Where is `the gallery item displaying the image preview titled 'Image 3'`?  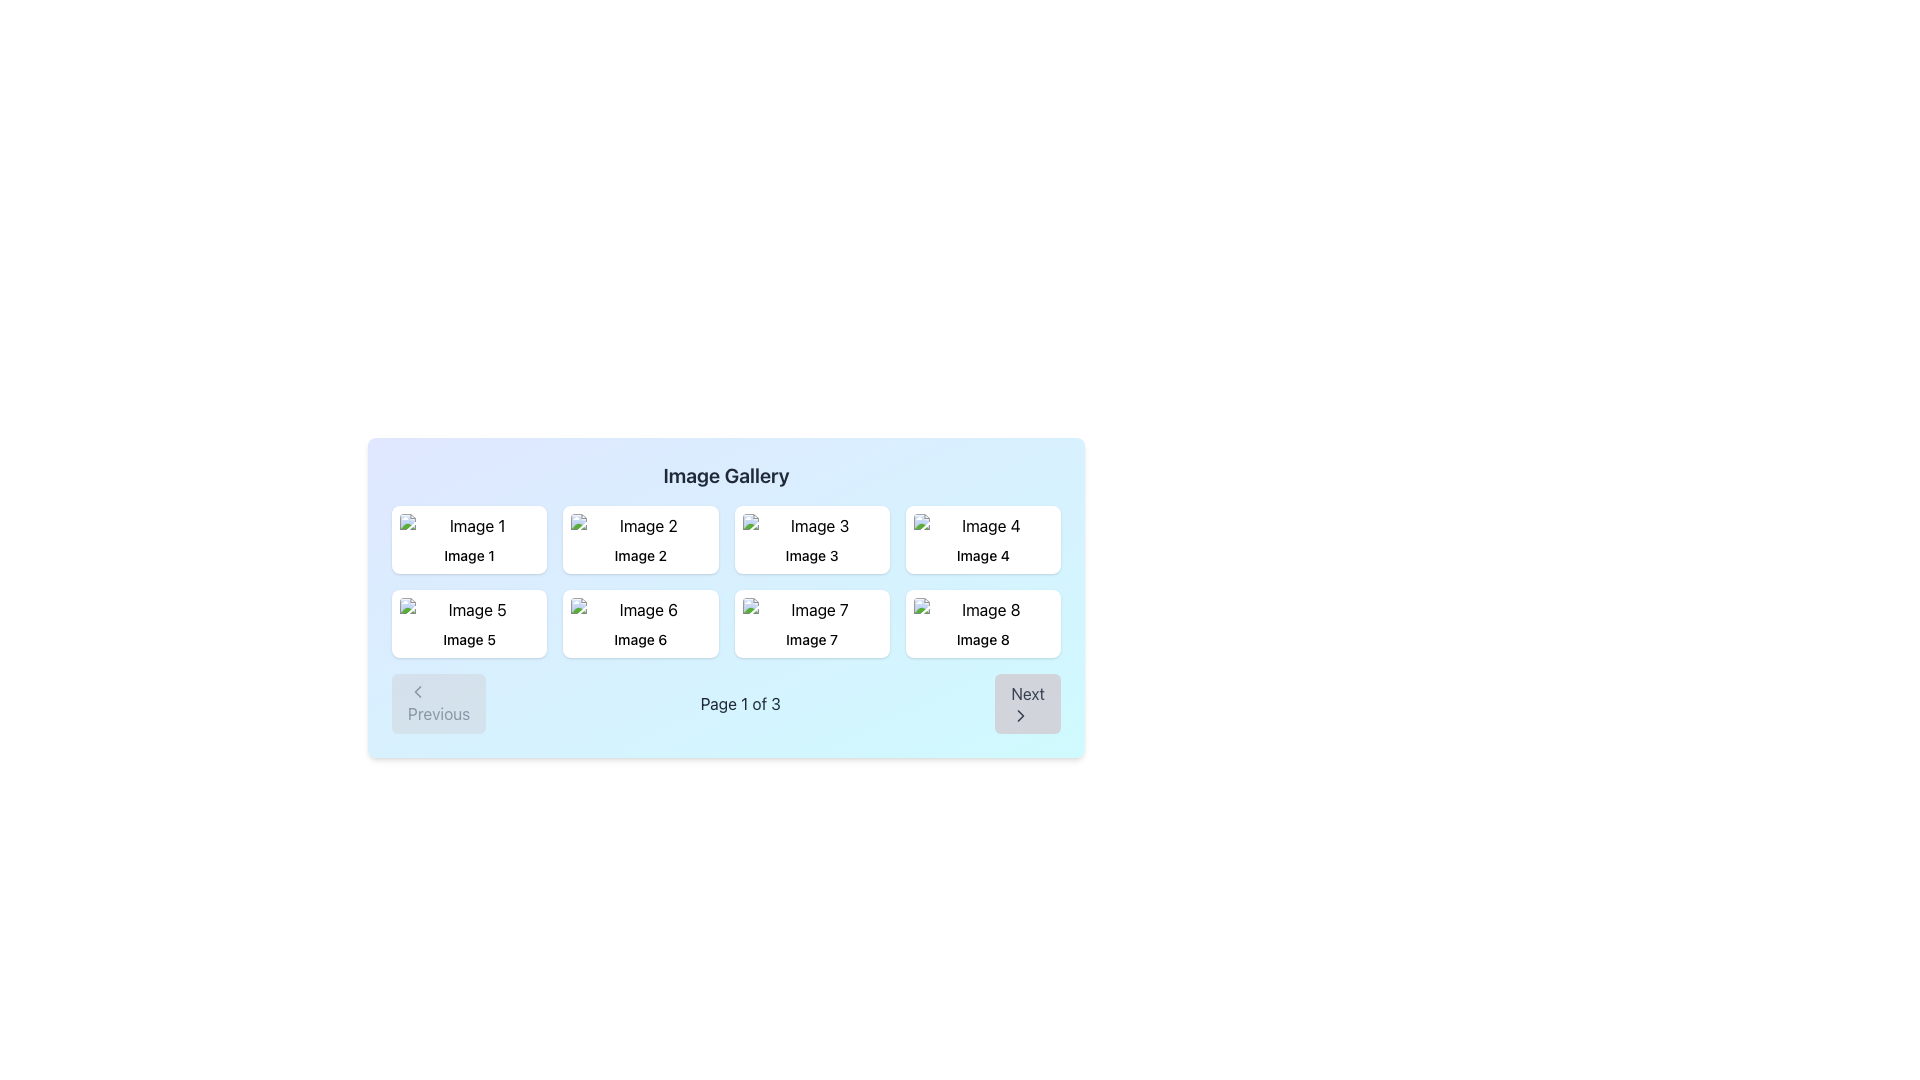
the gallery item displaying the image preview titled 'Image 3' is located at coordinates (812, 540).